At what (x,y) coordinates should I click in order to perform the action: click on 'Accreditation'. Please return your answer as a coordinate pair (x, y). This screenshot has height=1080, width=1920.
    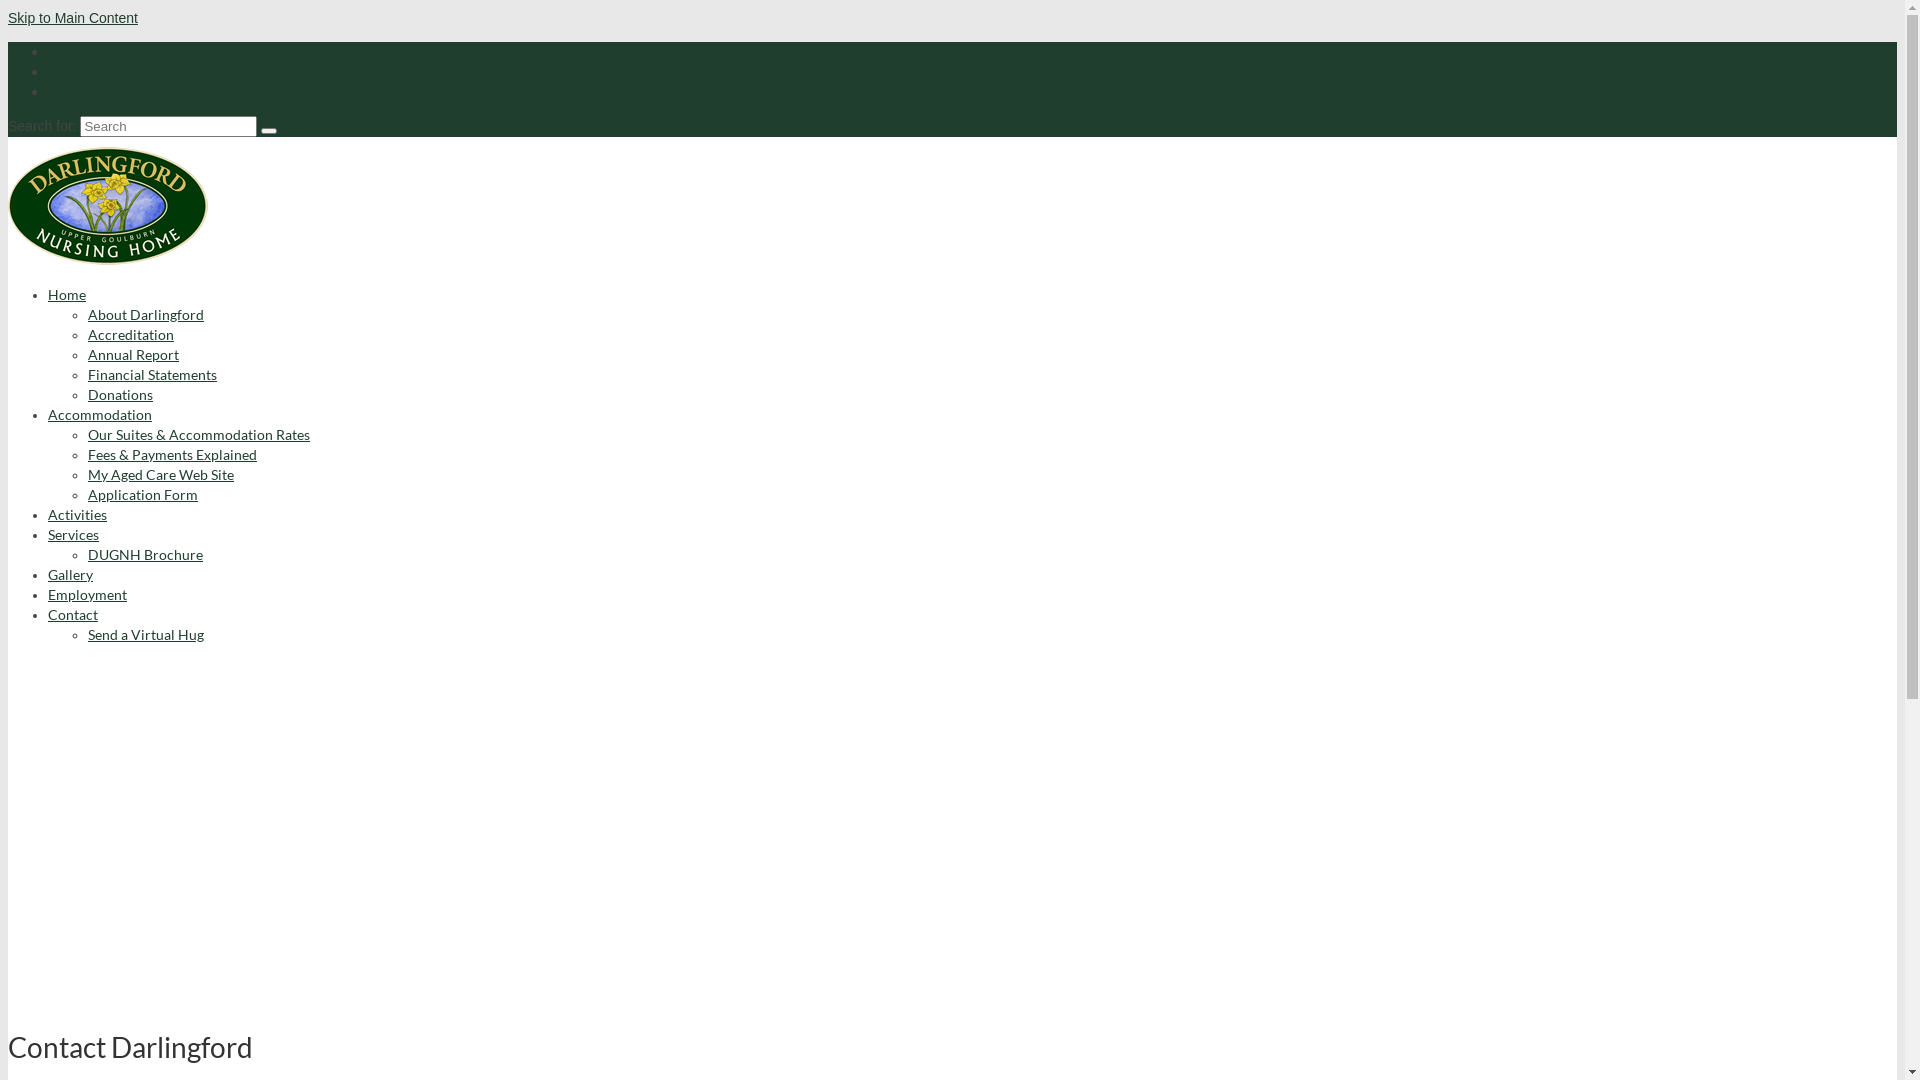
    Looking at the image, I should click on (129, 333).